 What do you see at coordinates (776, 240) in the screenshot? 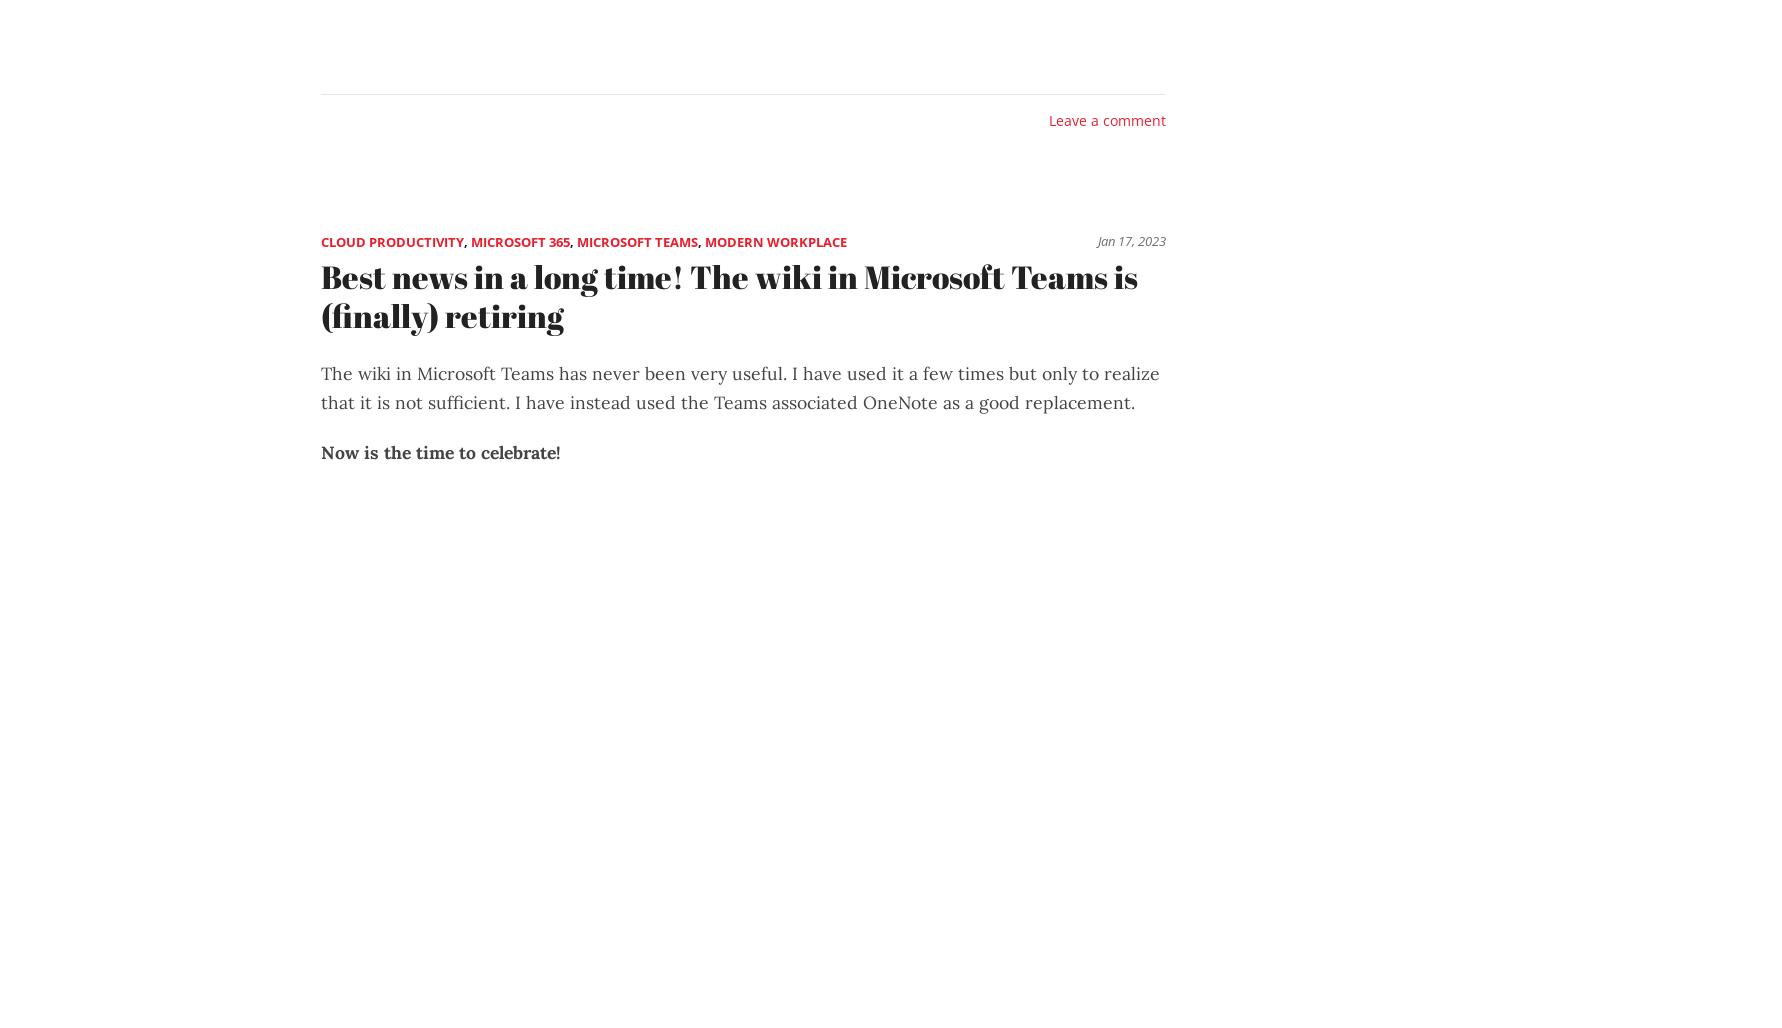
I see `'Modern Workplace'` at bounding box center [776, 240].